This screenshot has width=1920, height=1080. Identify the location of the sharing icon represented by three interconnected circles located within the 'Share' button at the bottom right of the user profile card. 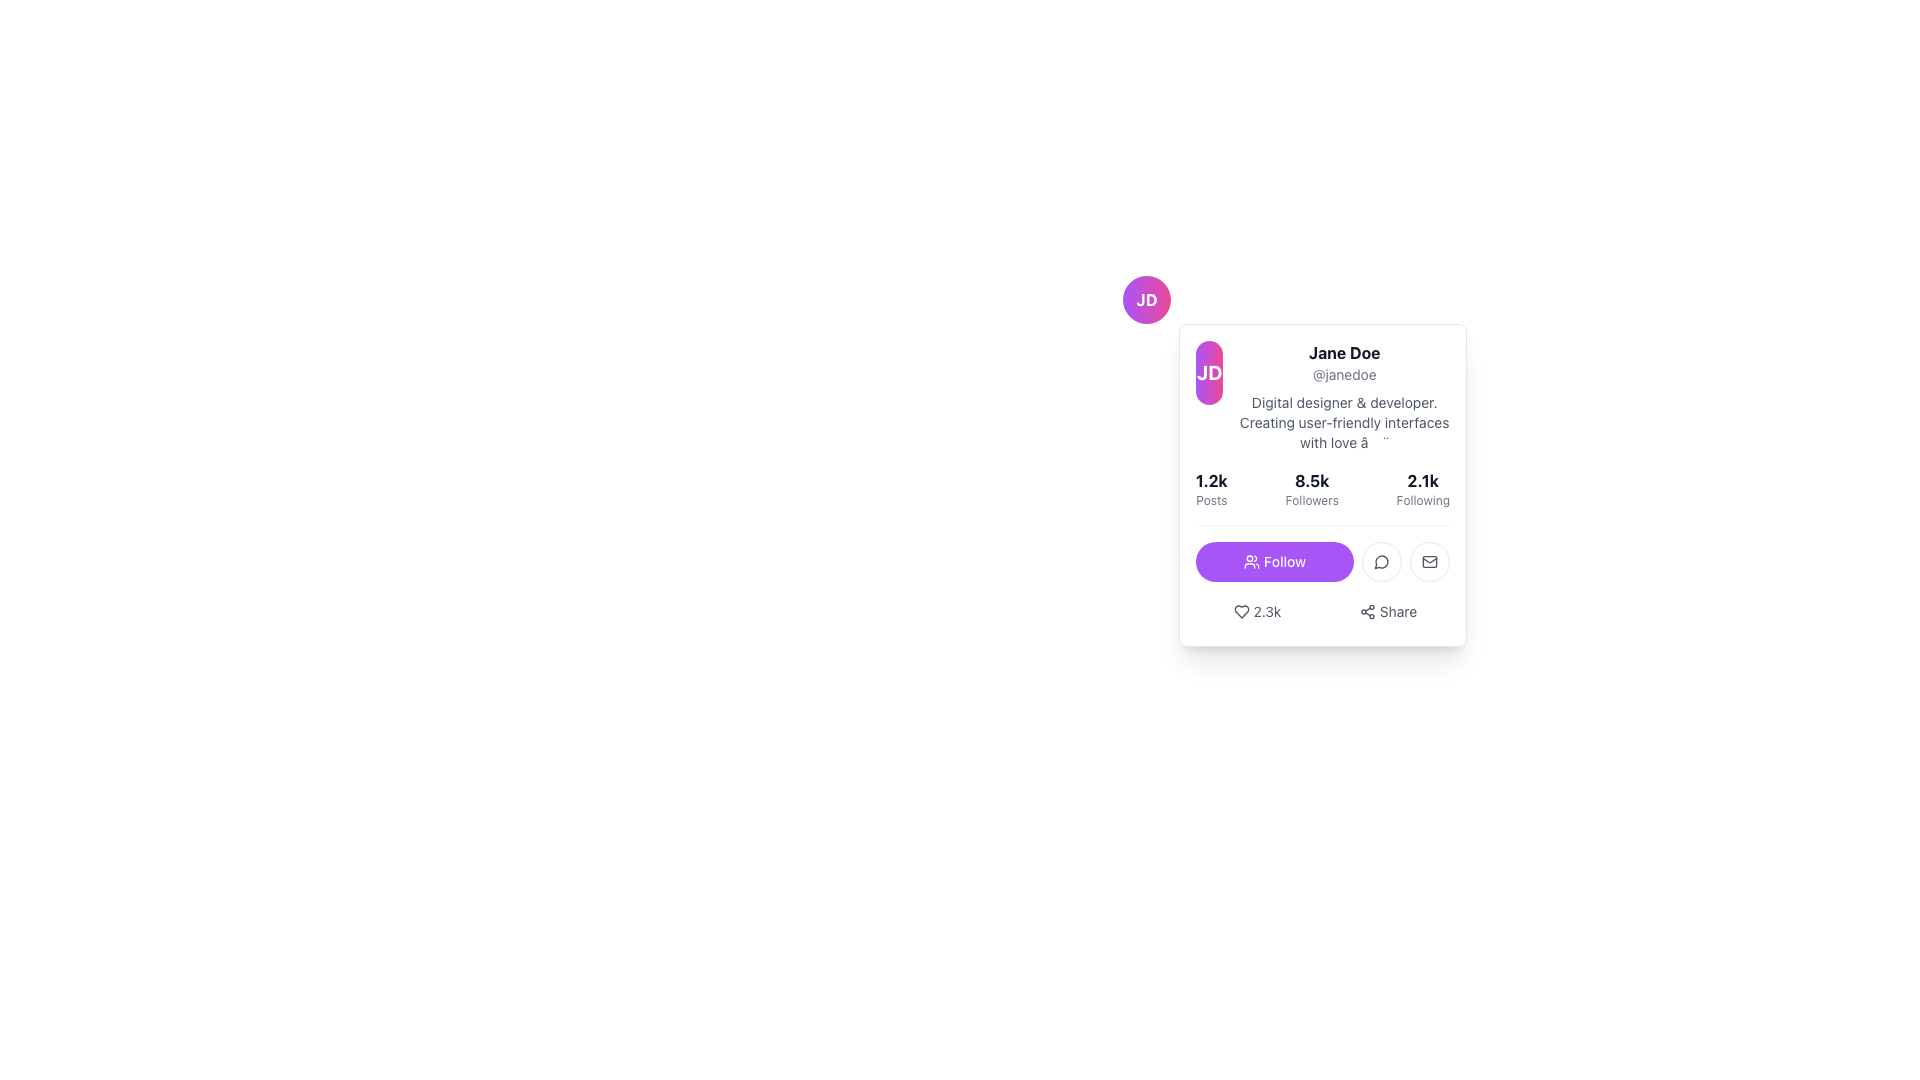
(1366, 611).